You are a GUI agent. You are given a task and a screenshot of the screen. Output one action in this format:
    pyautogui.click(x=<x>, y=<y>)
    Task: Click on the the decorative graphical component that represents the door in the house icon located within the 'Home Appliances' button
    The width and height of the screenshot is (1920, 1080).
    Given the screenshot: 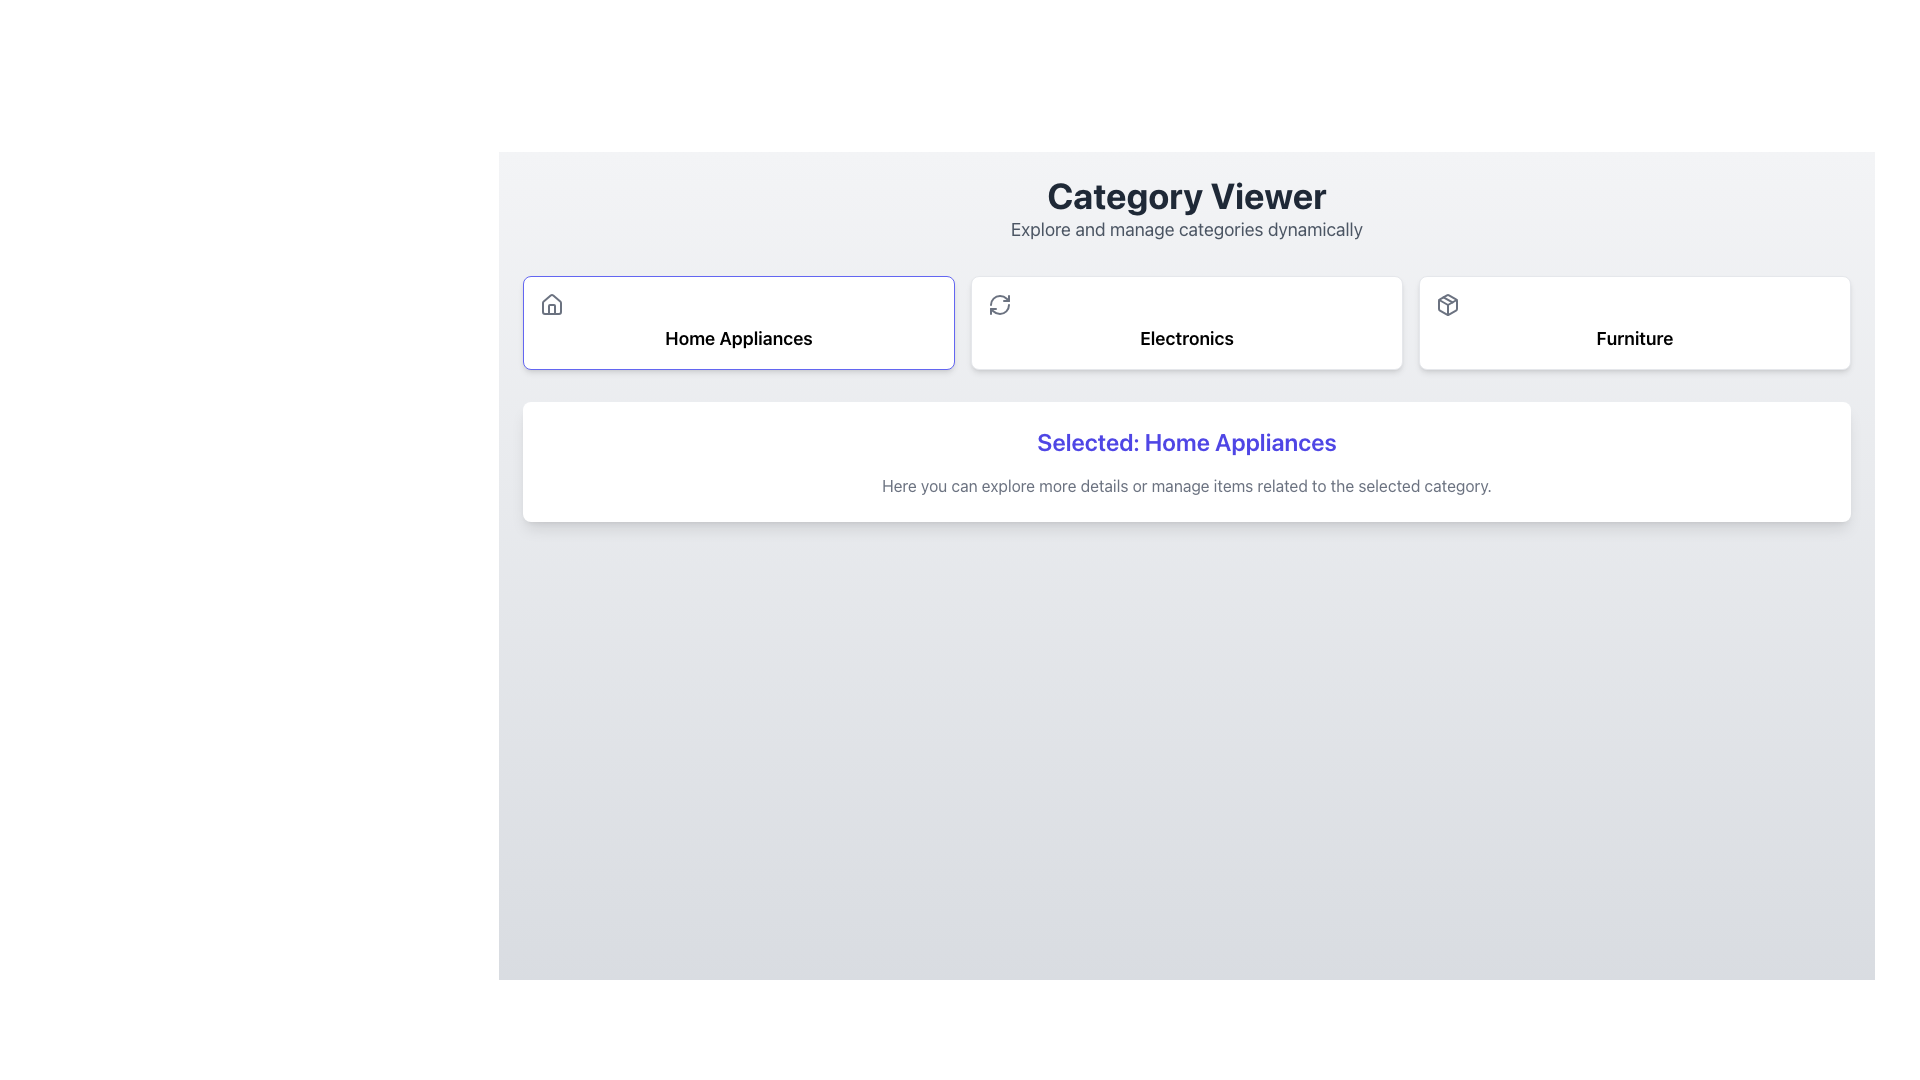 What is the action you would take?
    pyautogui.click(x=552, y=309)
    